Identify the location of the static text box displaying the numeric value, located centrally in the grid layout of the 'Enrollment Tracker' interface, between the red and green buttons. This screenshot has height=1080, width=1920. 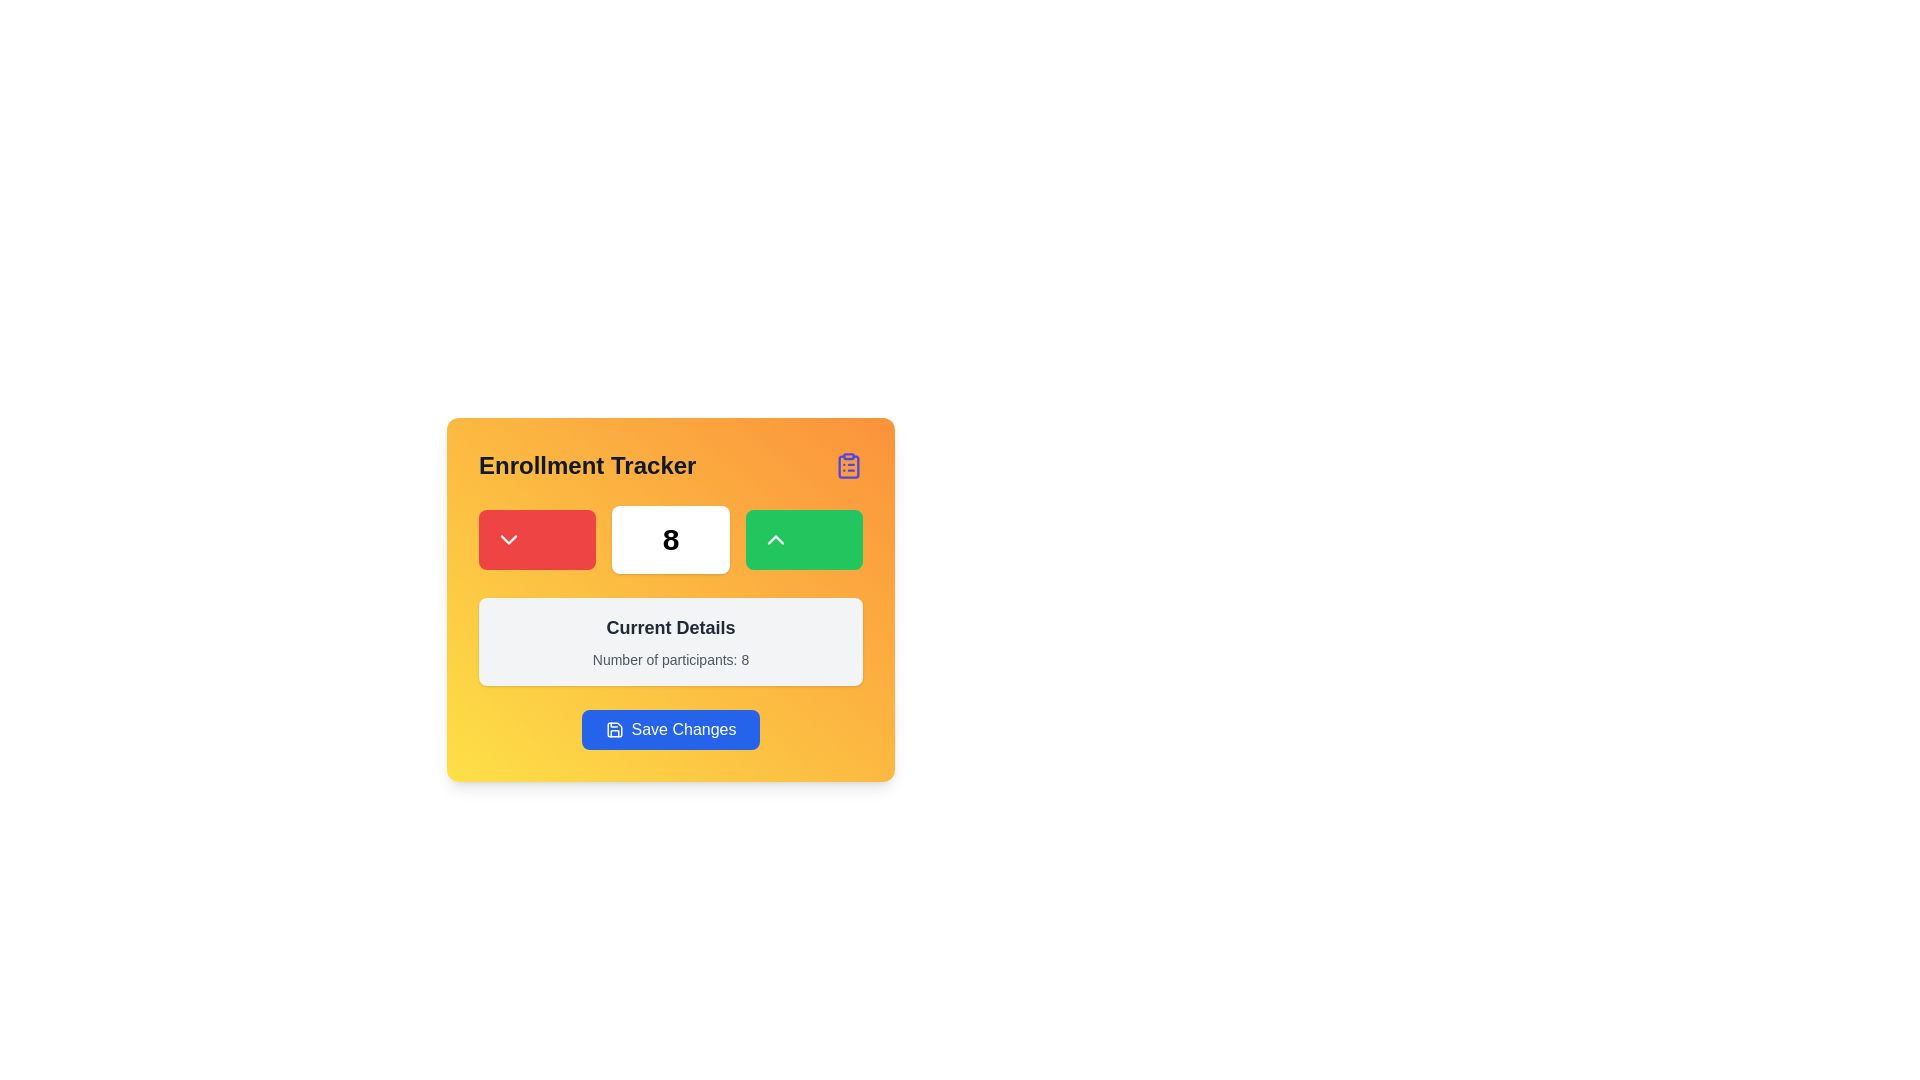
(671, 540).